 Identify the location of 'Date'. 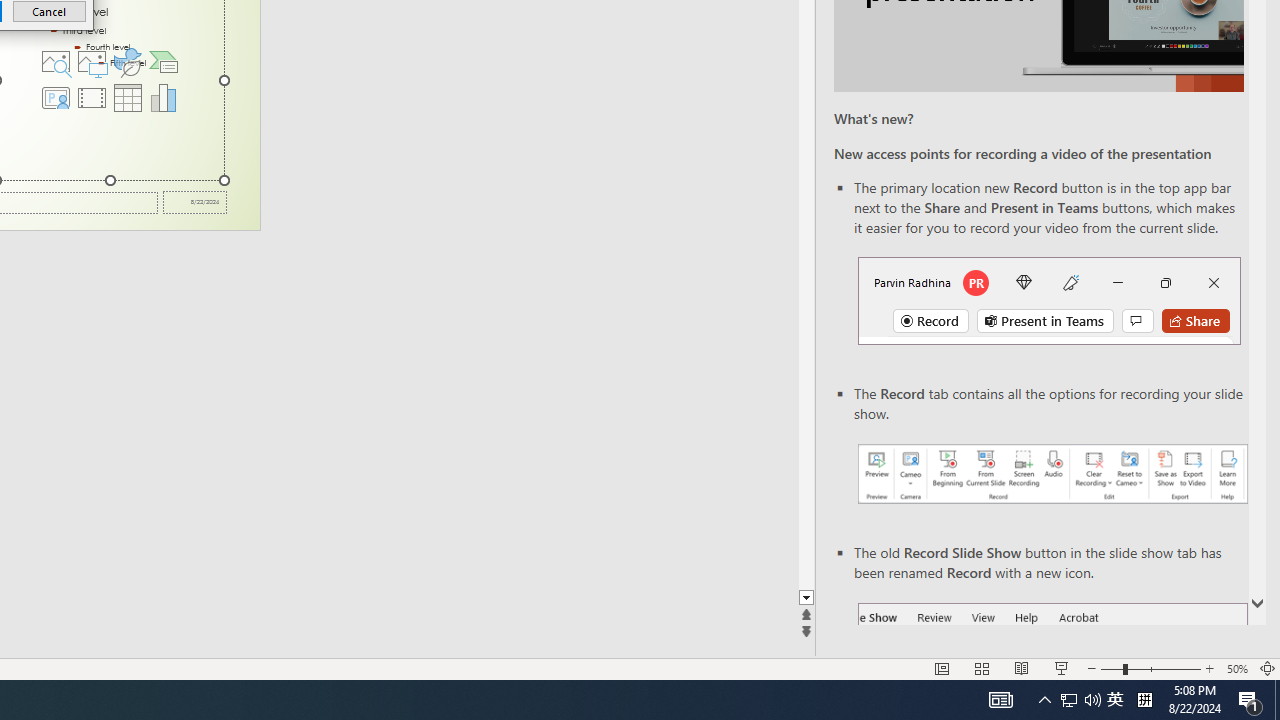
(194, 202).